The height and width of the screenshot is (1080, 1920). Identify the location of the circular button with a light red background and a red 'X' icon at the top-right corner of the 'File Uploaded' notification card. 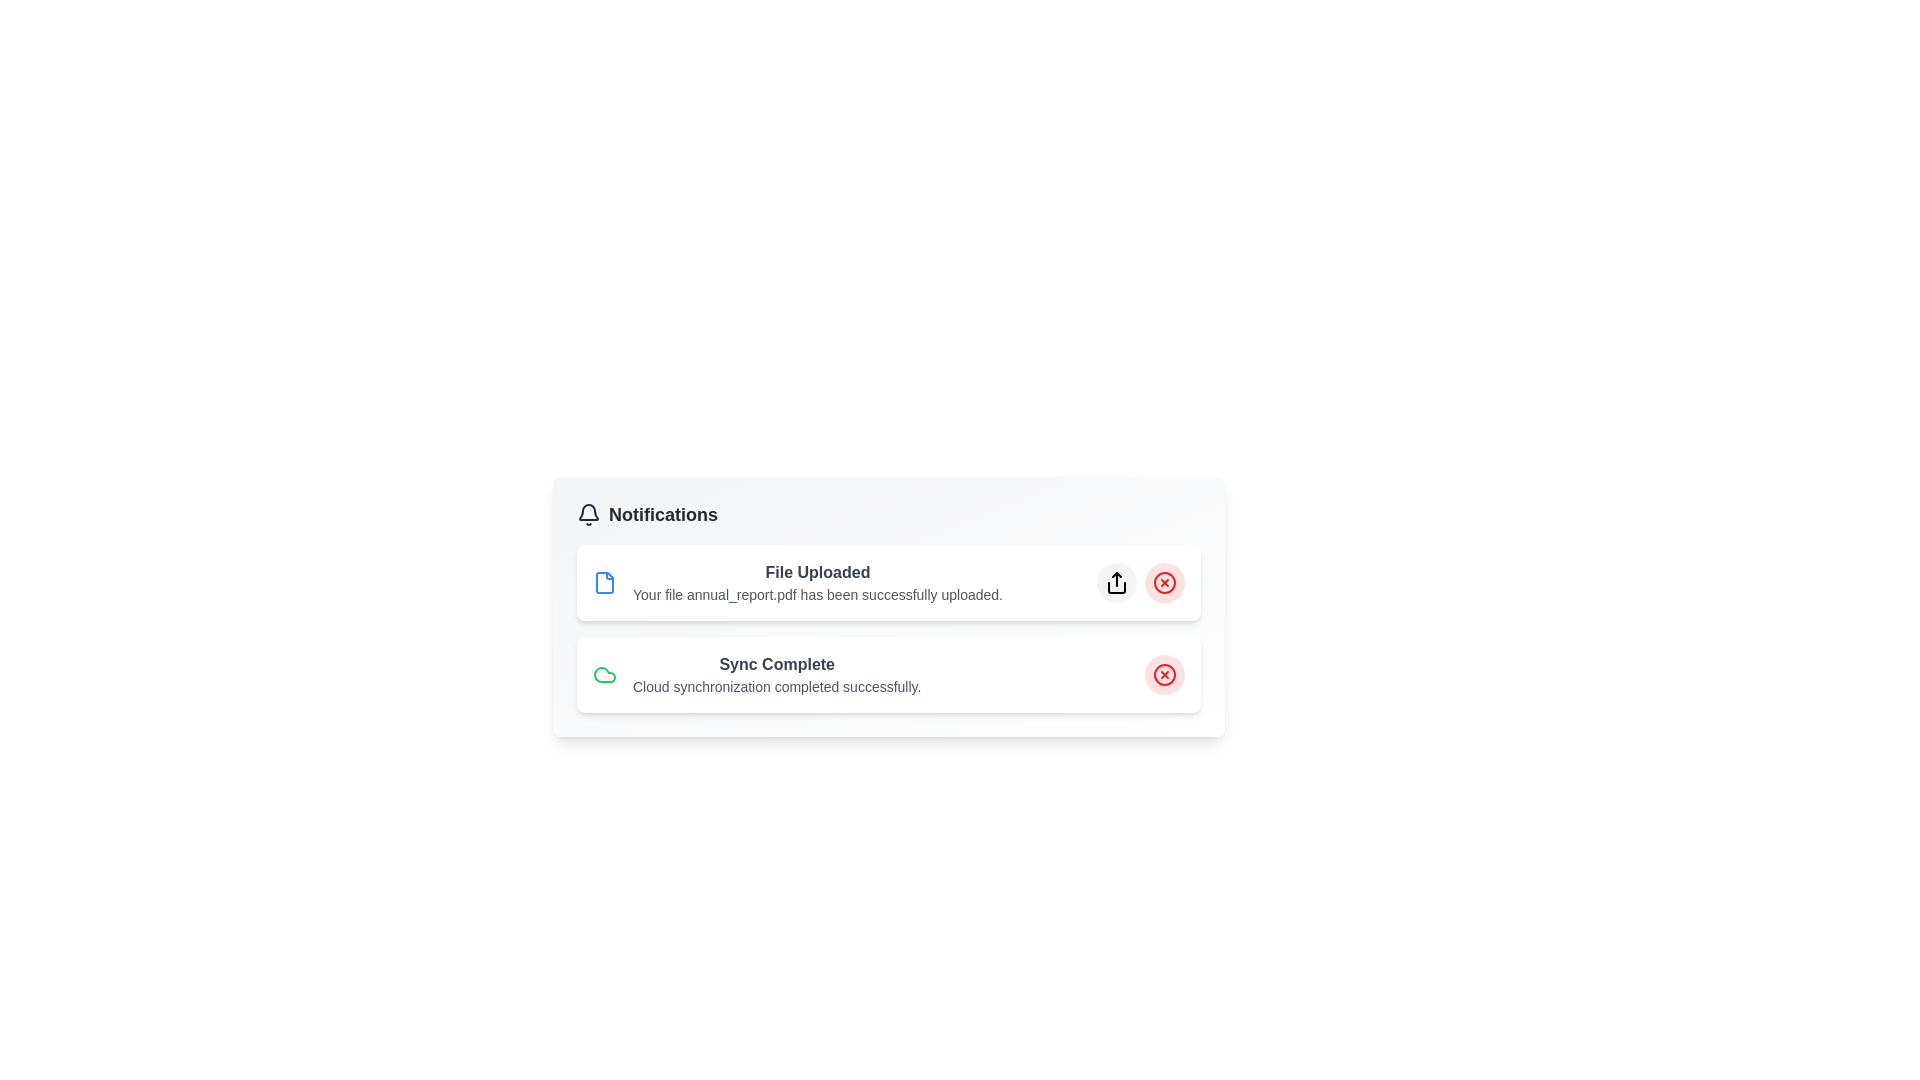
(1165, 582).